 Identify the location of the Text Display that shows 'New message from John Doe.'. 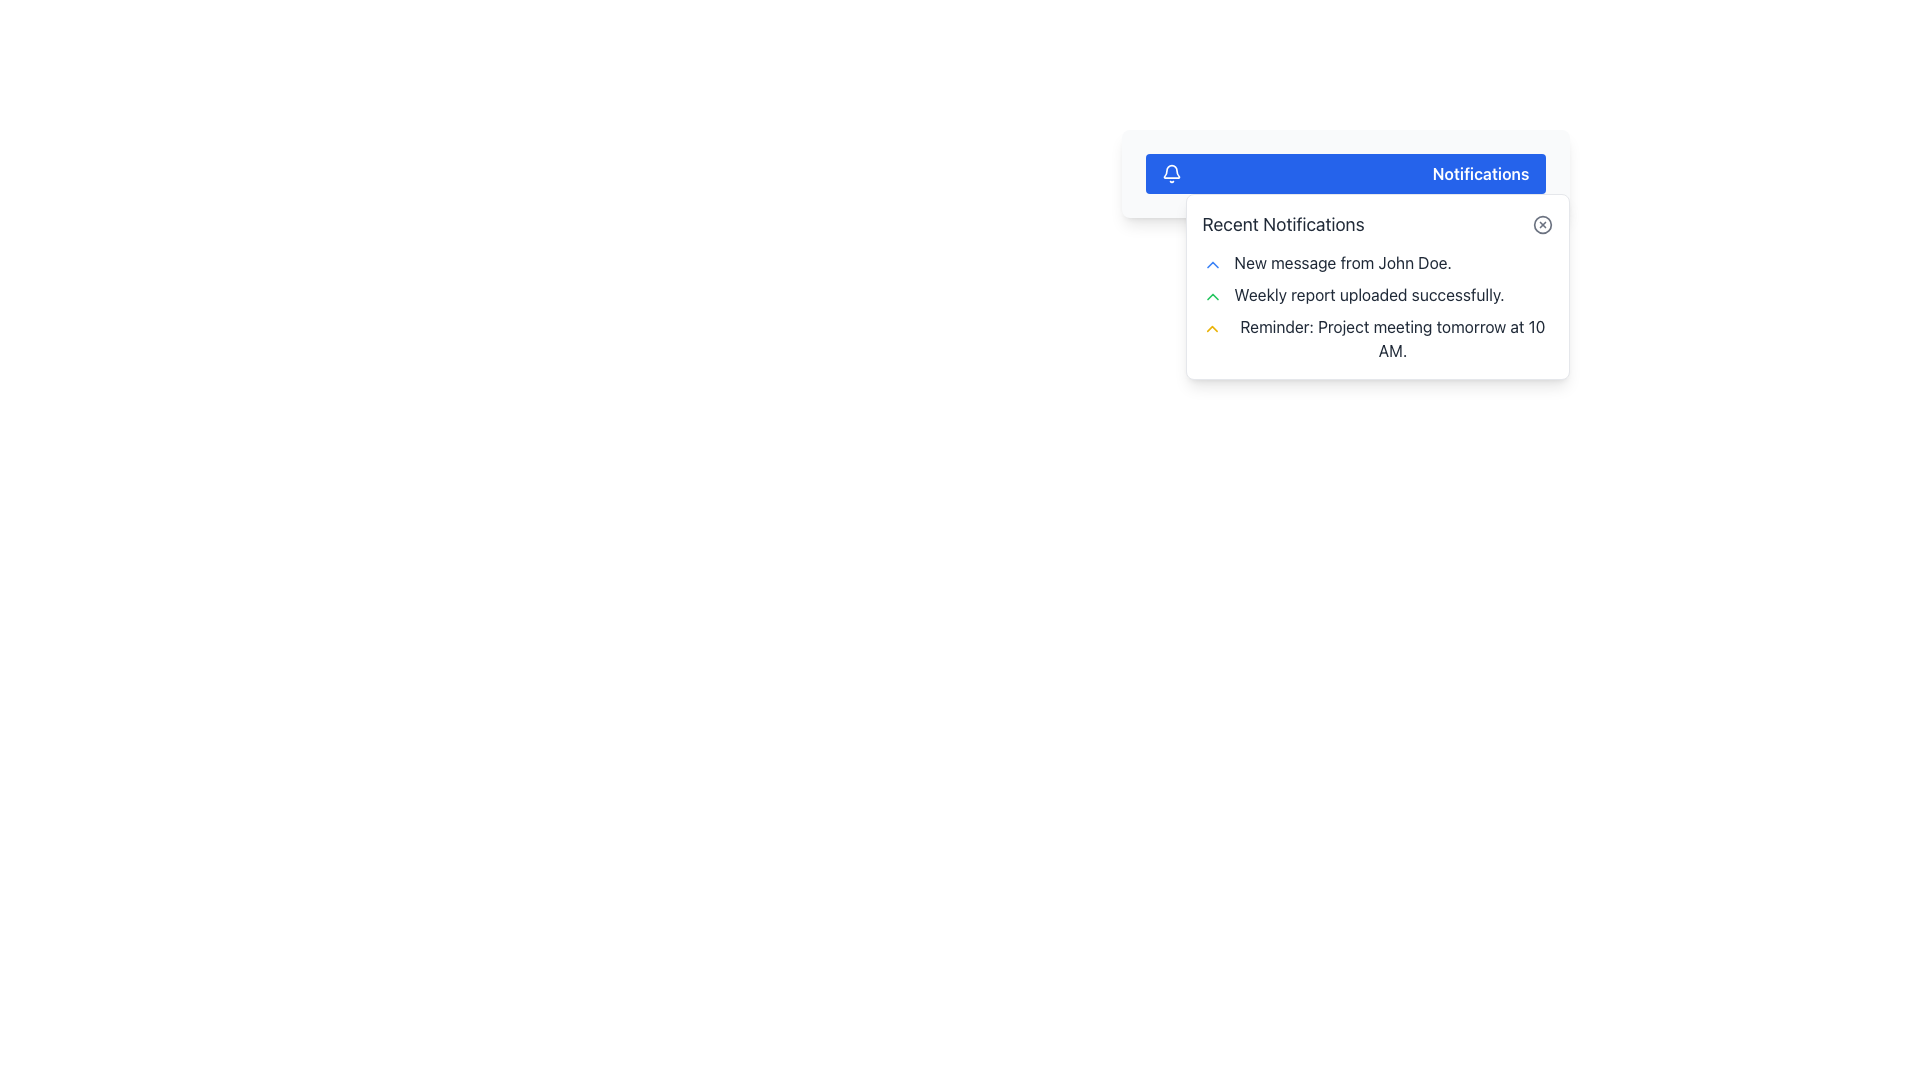
(1343, 261).